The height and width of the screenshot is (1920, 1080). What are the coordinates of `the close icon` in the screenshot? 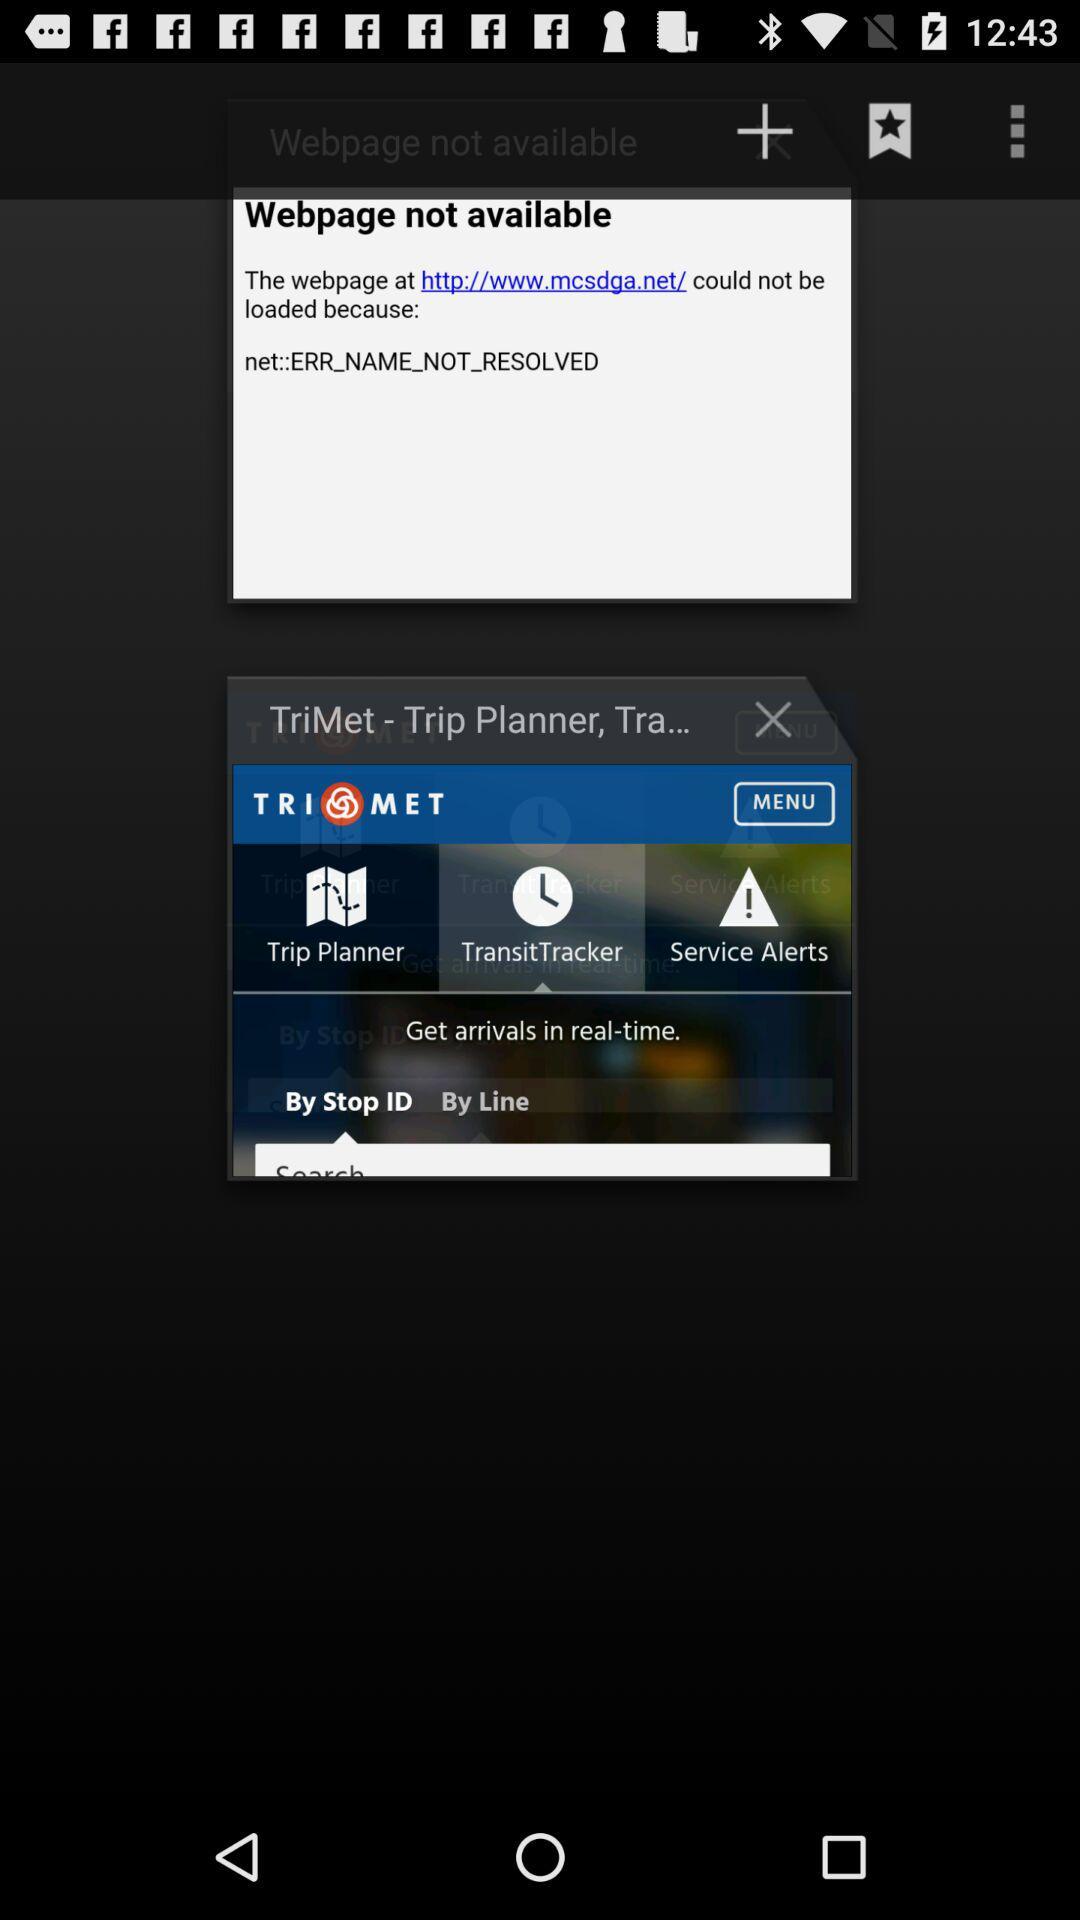 It's located at (782, 767).